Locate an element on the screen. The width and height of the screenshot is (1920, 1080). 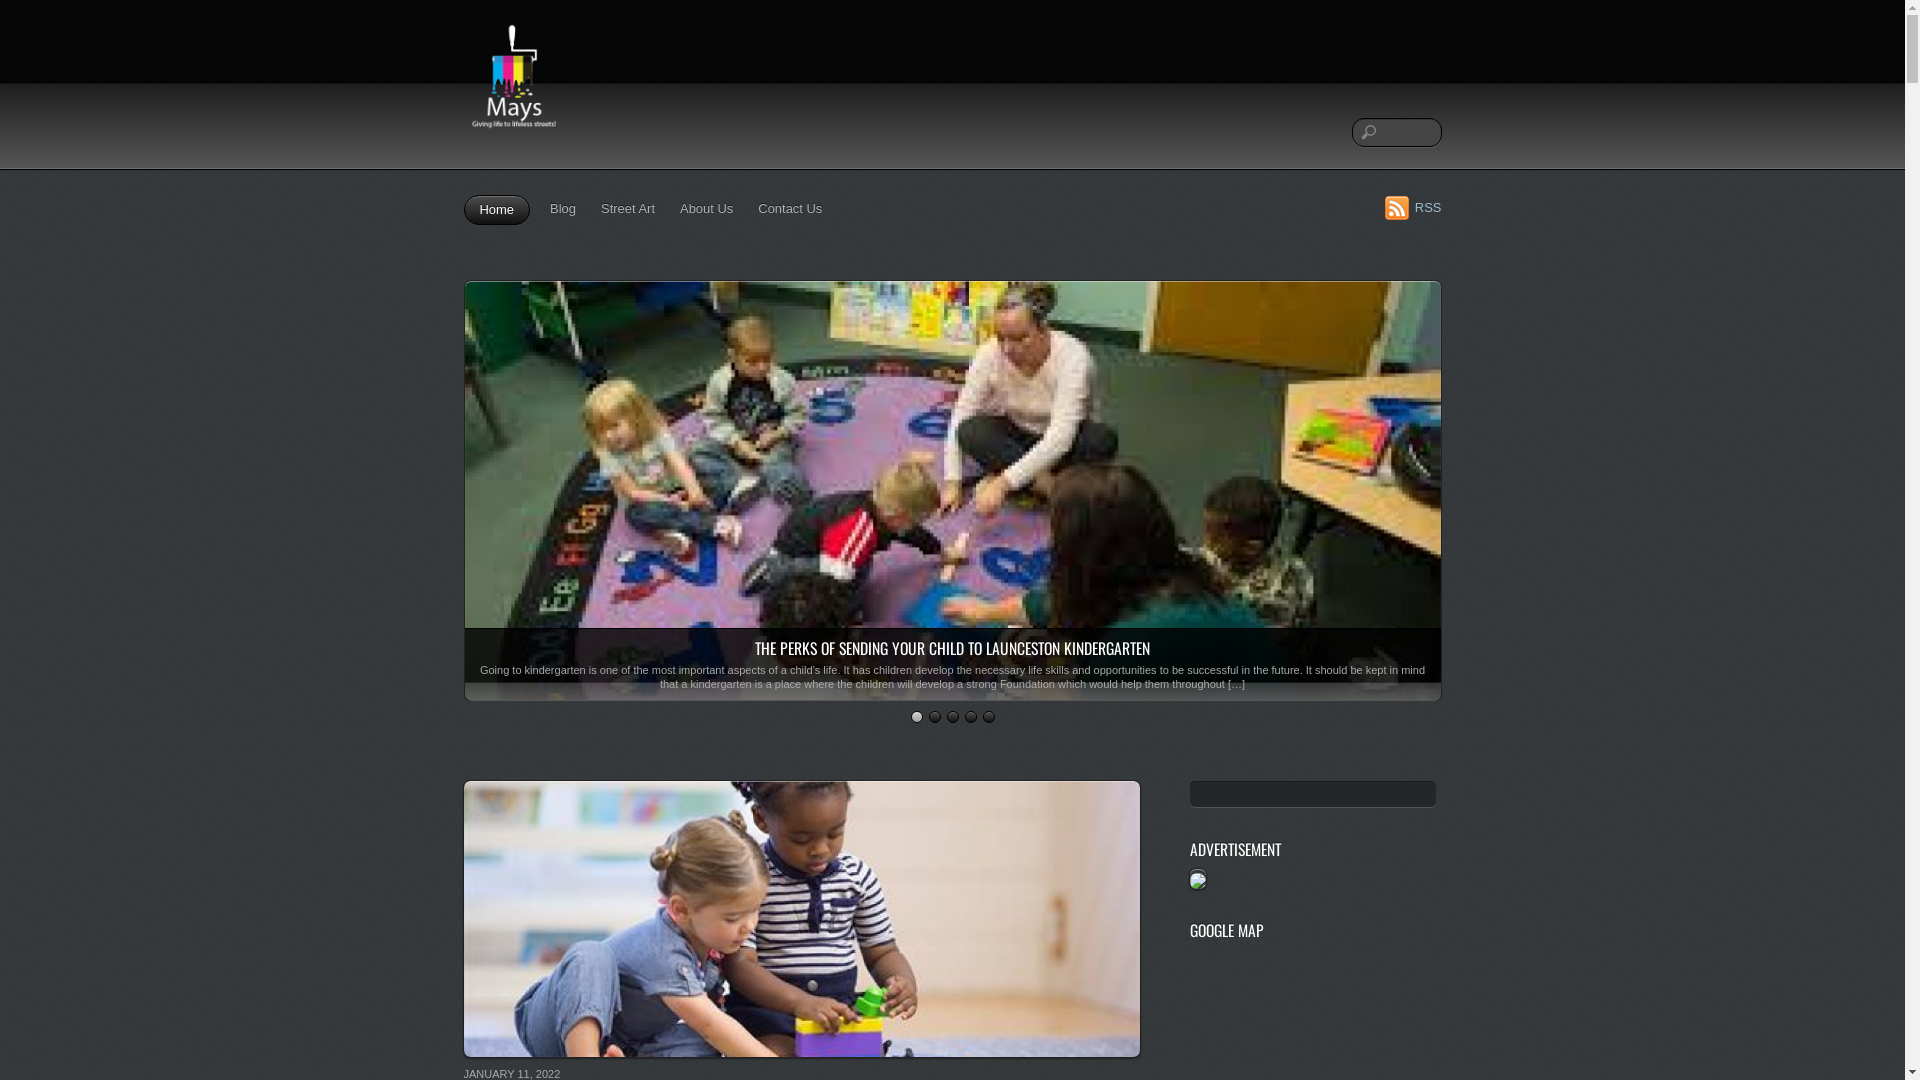
'Search' is located at coordinates (1313, 793).